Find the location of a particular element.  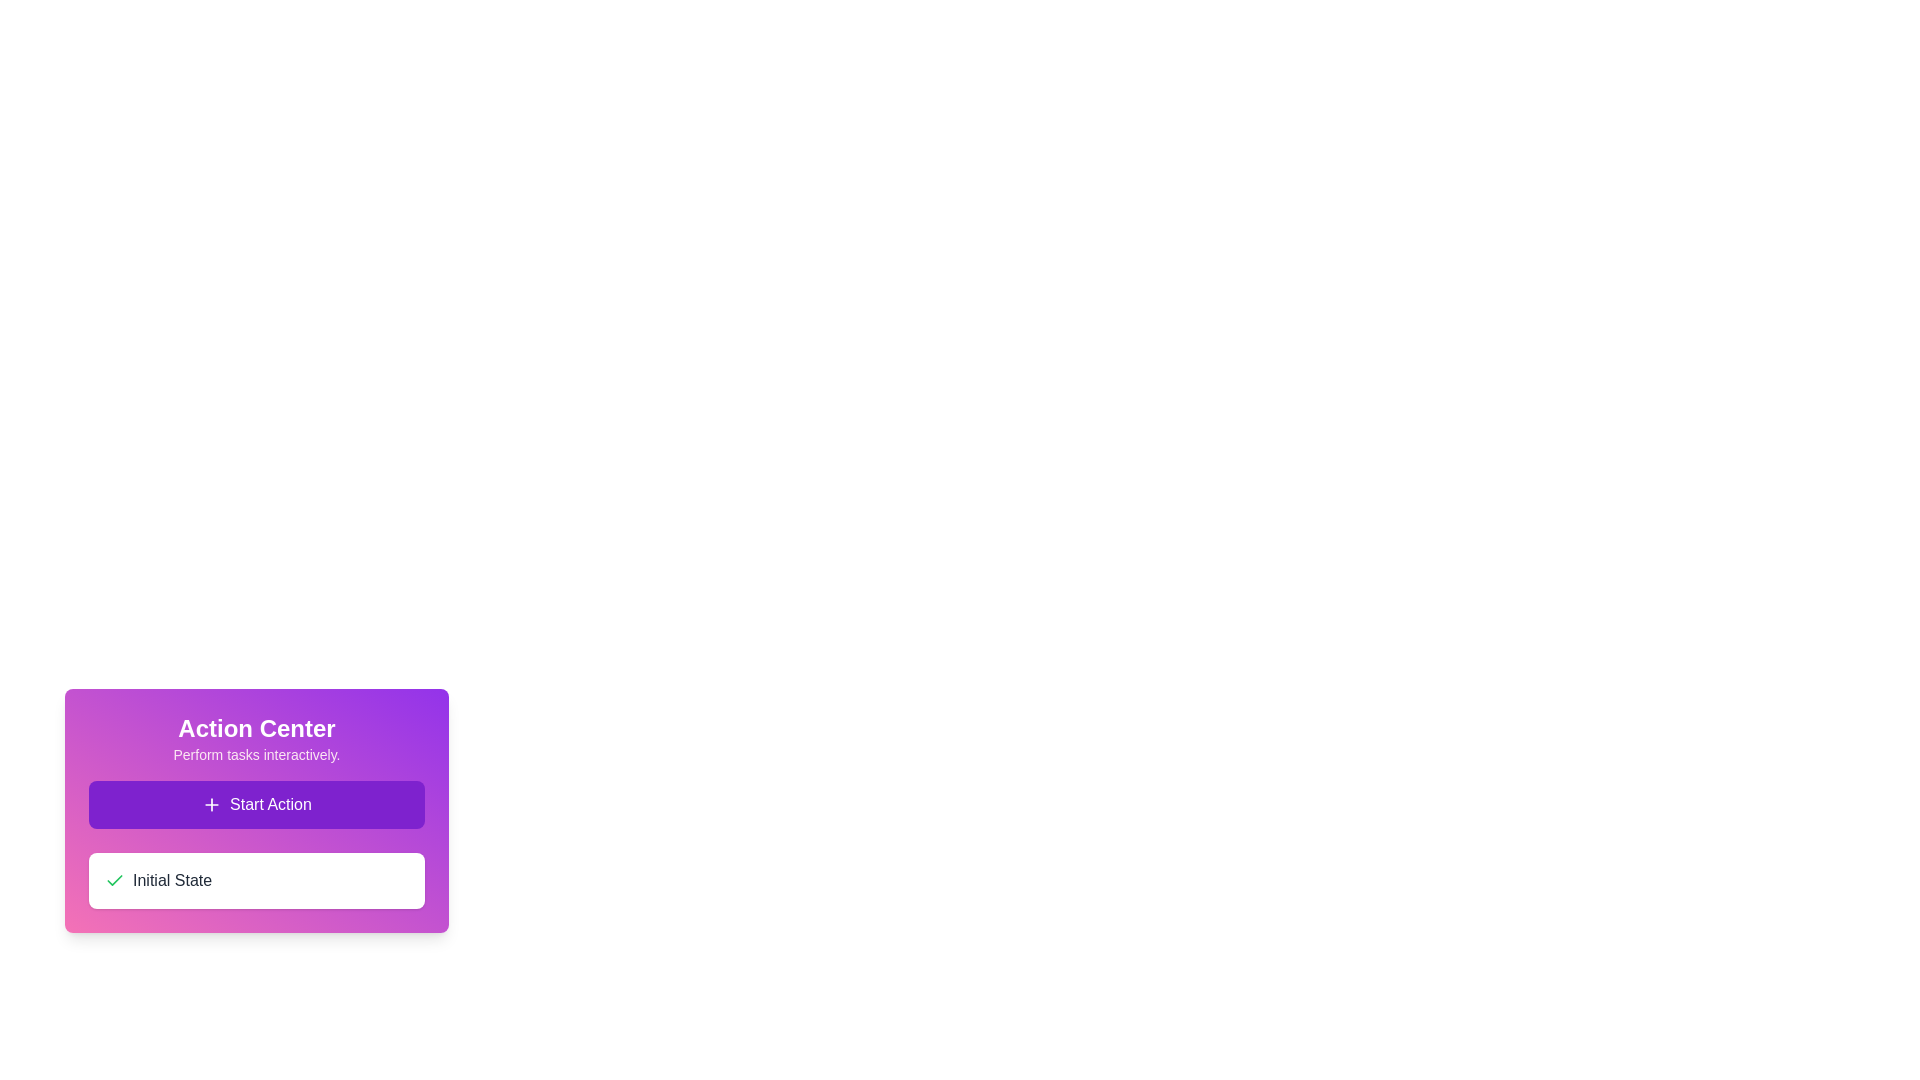

the checkmark icon indicating selection next to the 'Initial State' text in the Action Center card is located at coordinates (114, 878).